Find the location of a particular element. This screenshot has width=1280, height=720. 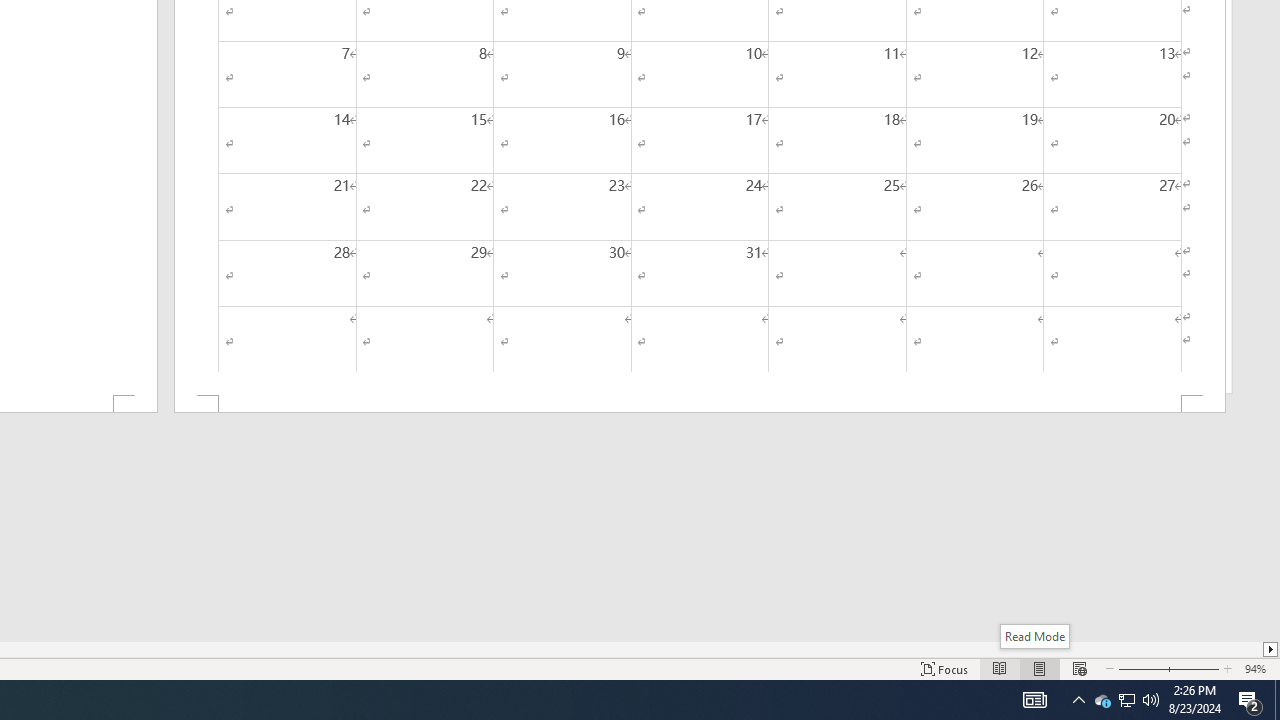

'Focus ' is located at coordinates (943, 669).